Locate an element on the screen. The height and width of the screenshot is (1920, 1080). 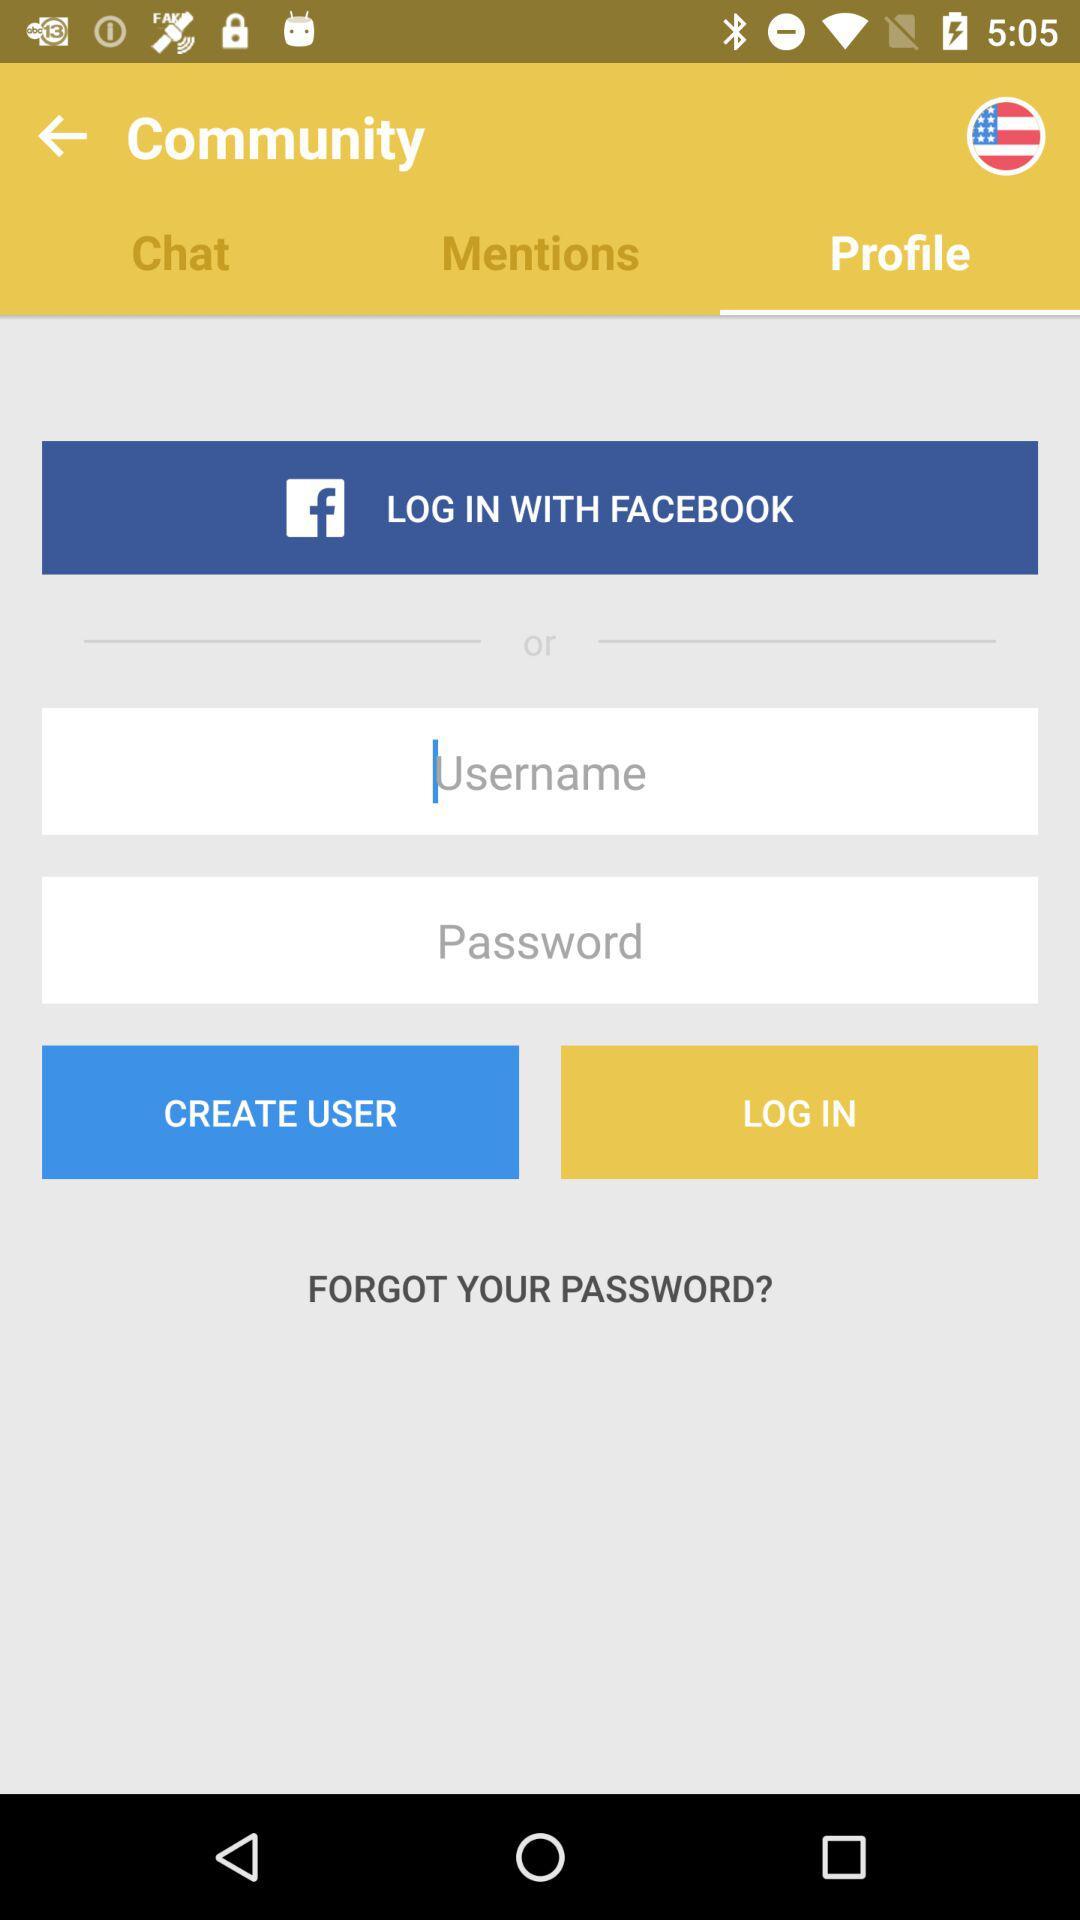
password area is located at coordinates (540, 939).